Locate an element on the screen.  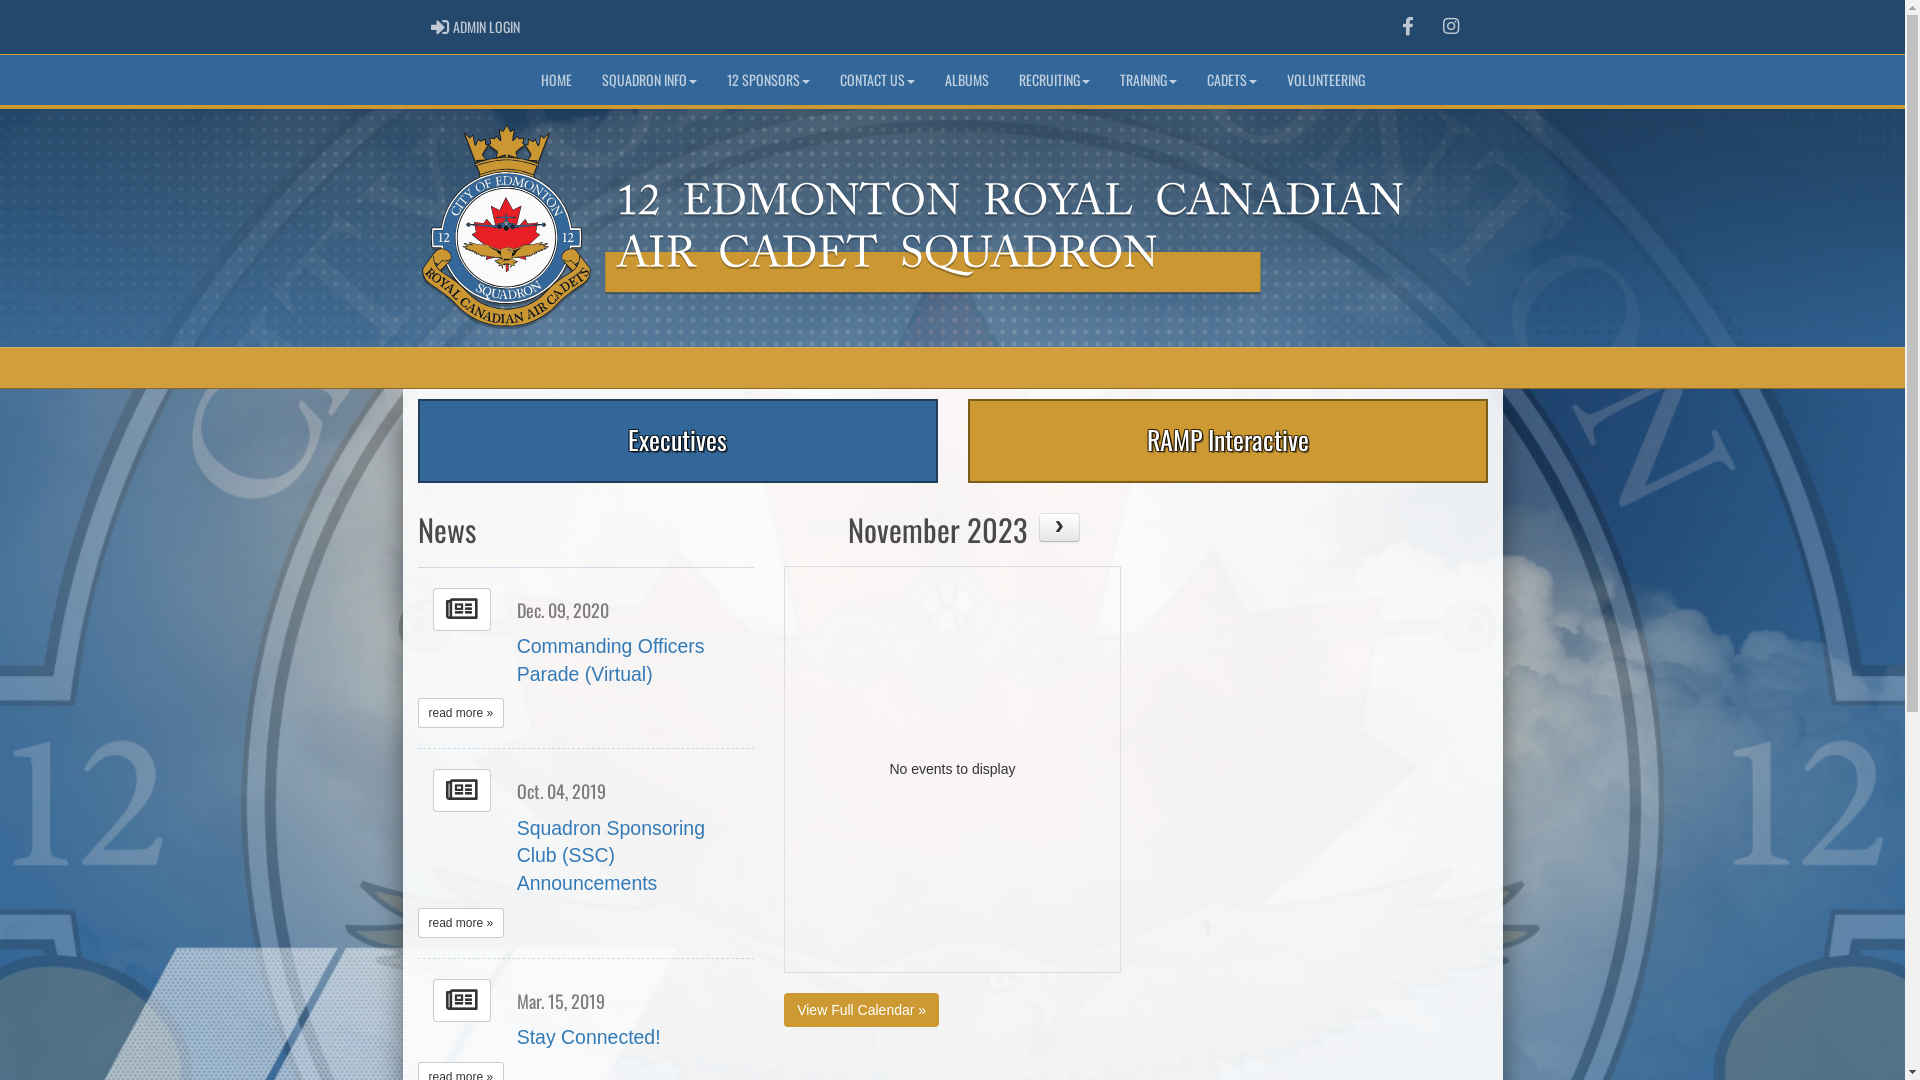
'like us' is located at coordinates (1406, 26).